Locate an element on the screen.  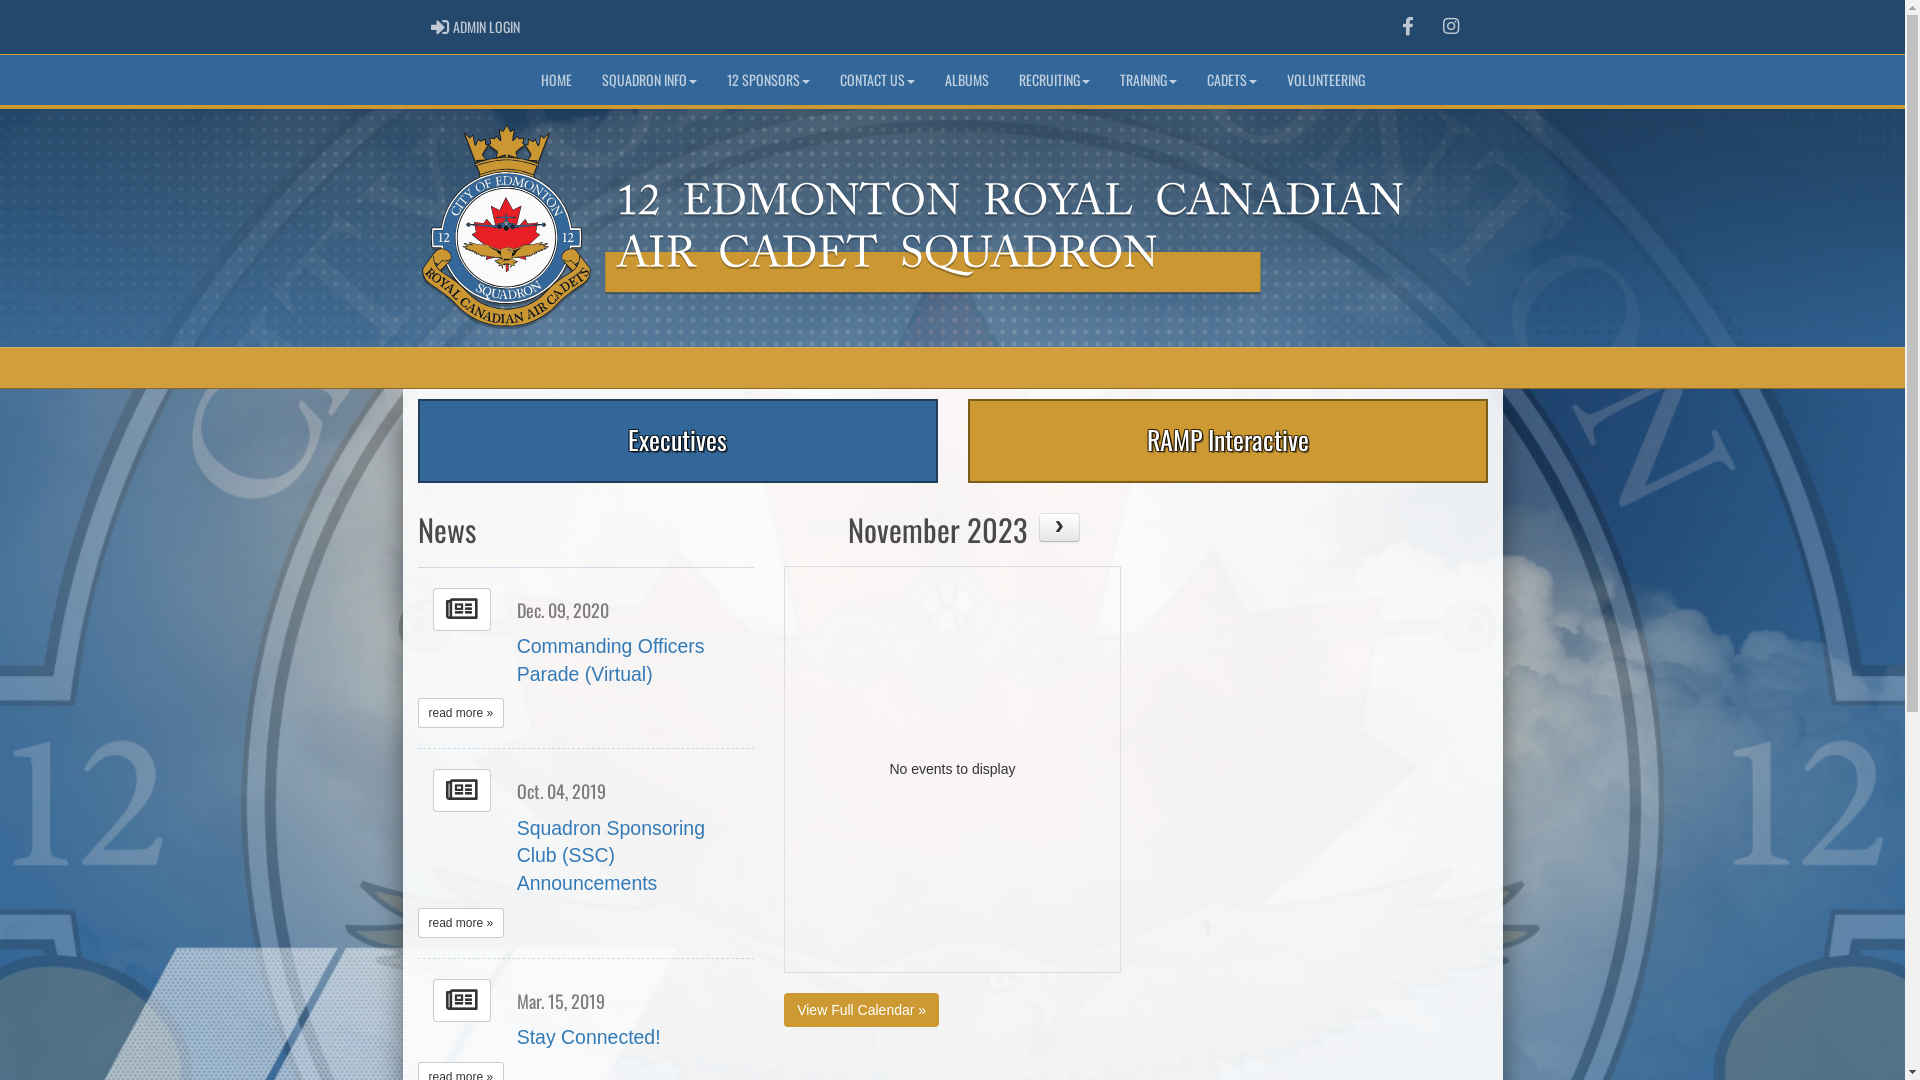
'like us' is located at coordinates (1406, 26).